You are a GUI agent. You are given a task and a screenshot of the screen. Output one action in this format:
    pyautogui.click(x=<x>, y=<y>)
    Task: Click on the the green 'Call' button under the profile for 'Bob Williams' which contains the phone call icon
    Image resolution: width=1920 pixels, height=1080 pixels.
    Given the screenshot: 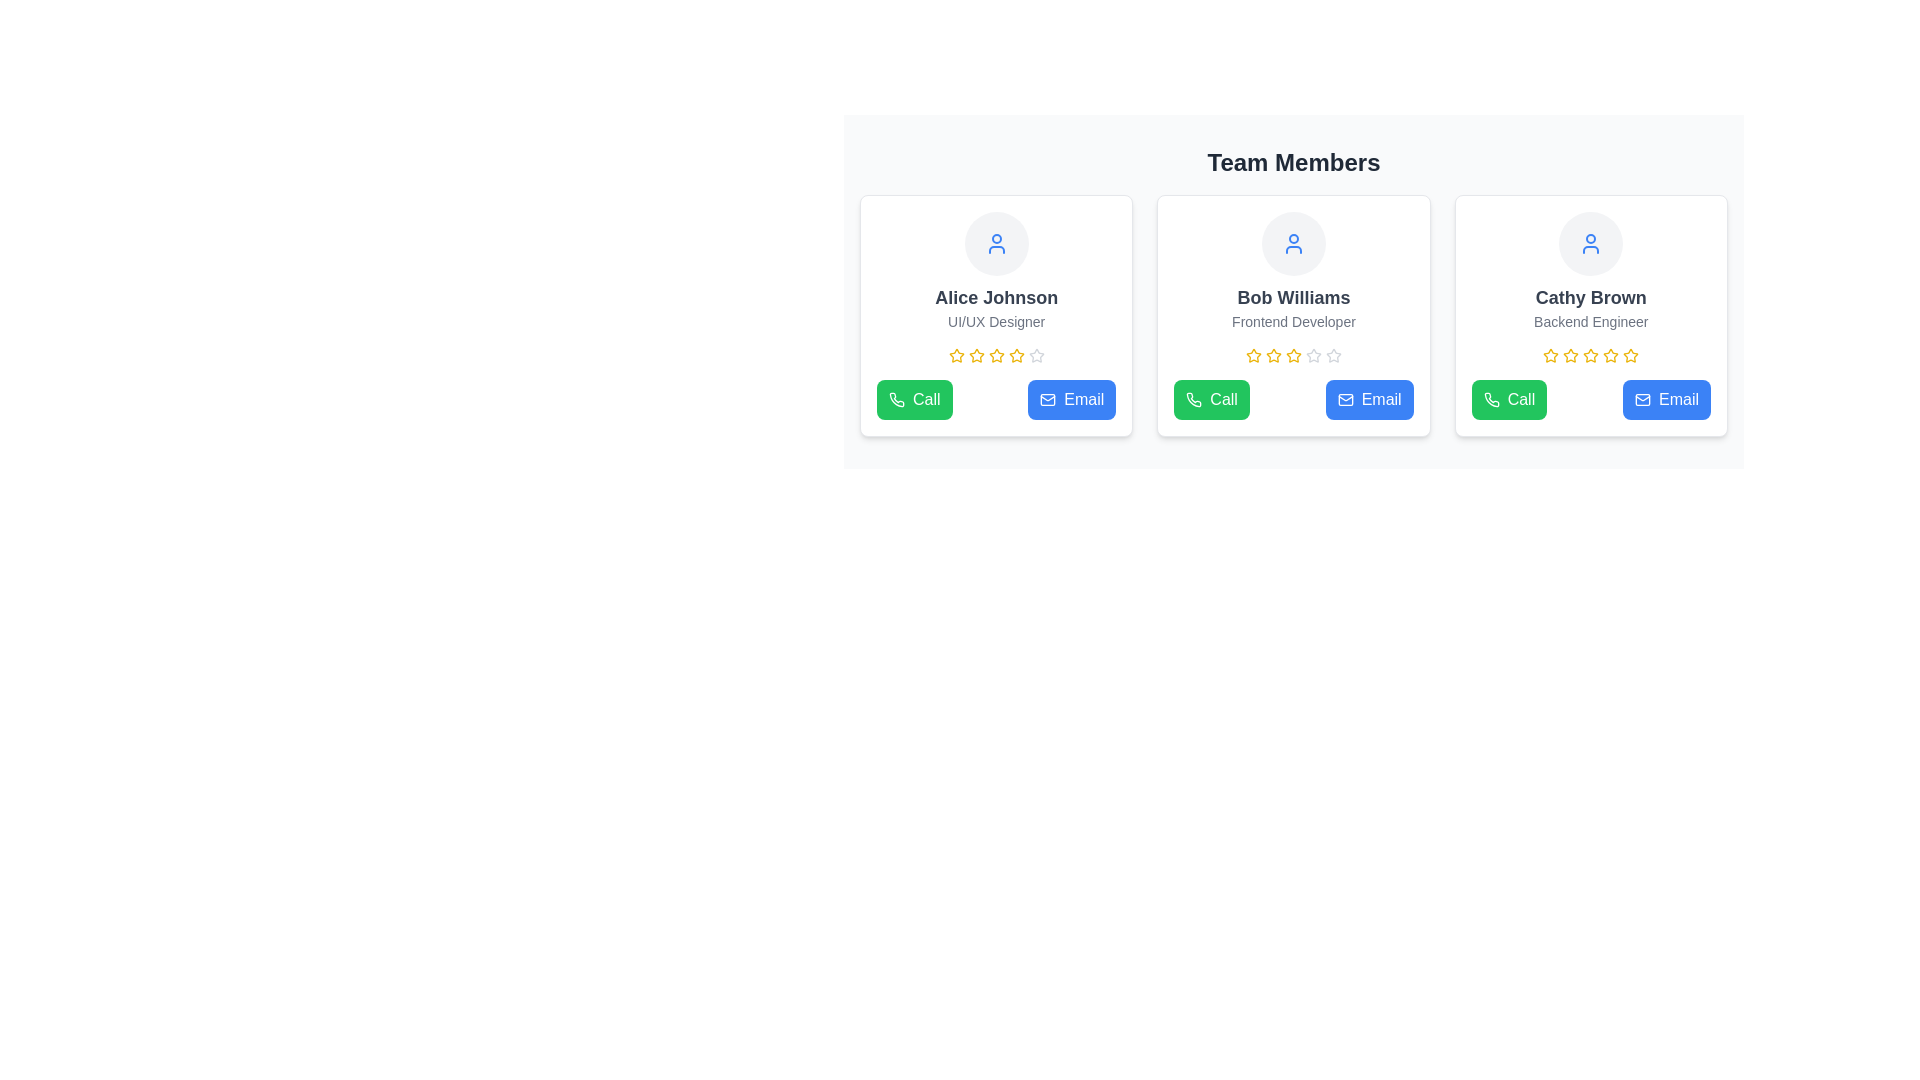 What is the action you would take?
    pyautogui.click(x=1194, y=400)
    